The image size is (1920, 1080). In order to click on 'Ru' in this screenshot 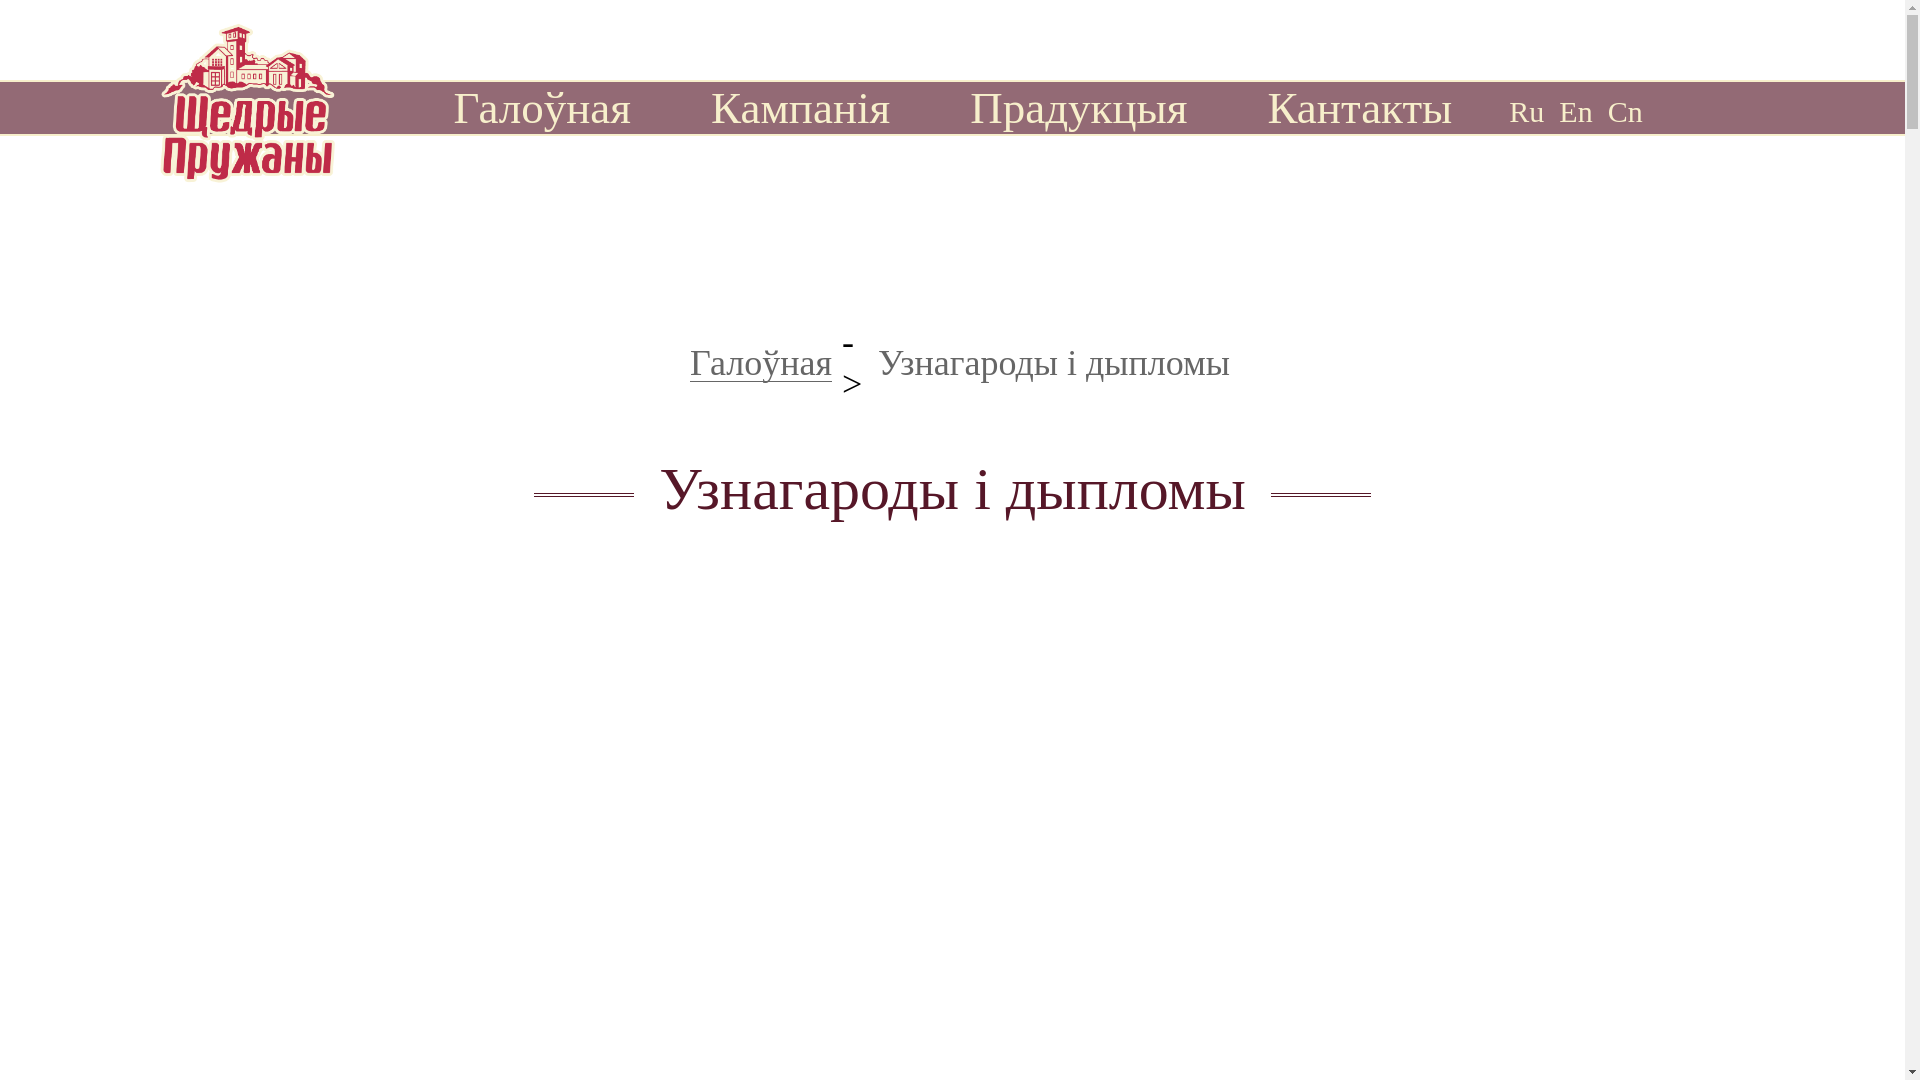, I will do `click(1508, 110)`.